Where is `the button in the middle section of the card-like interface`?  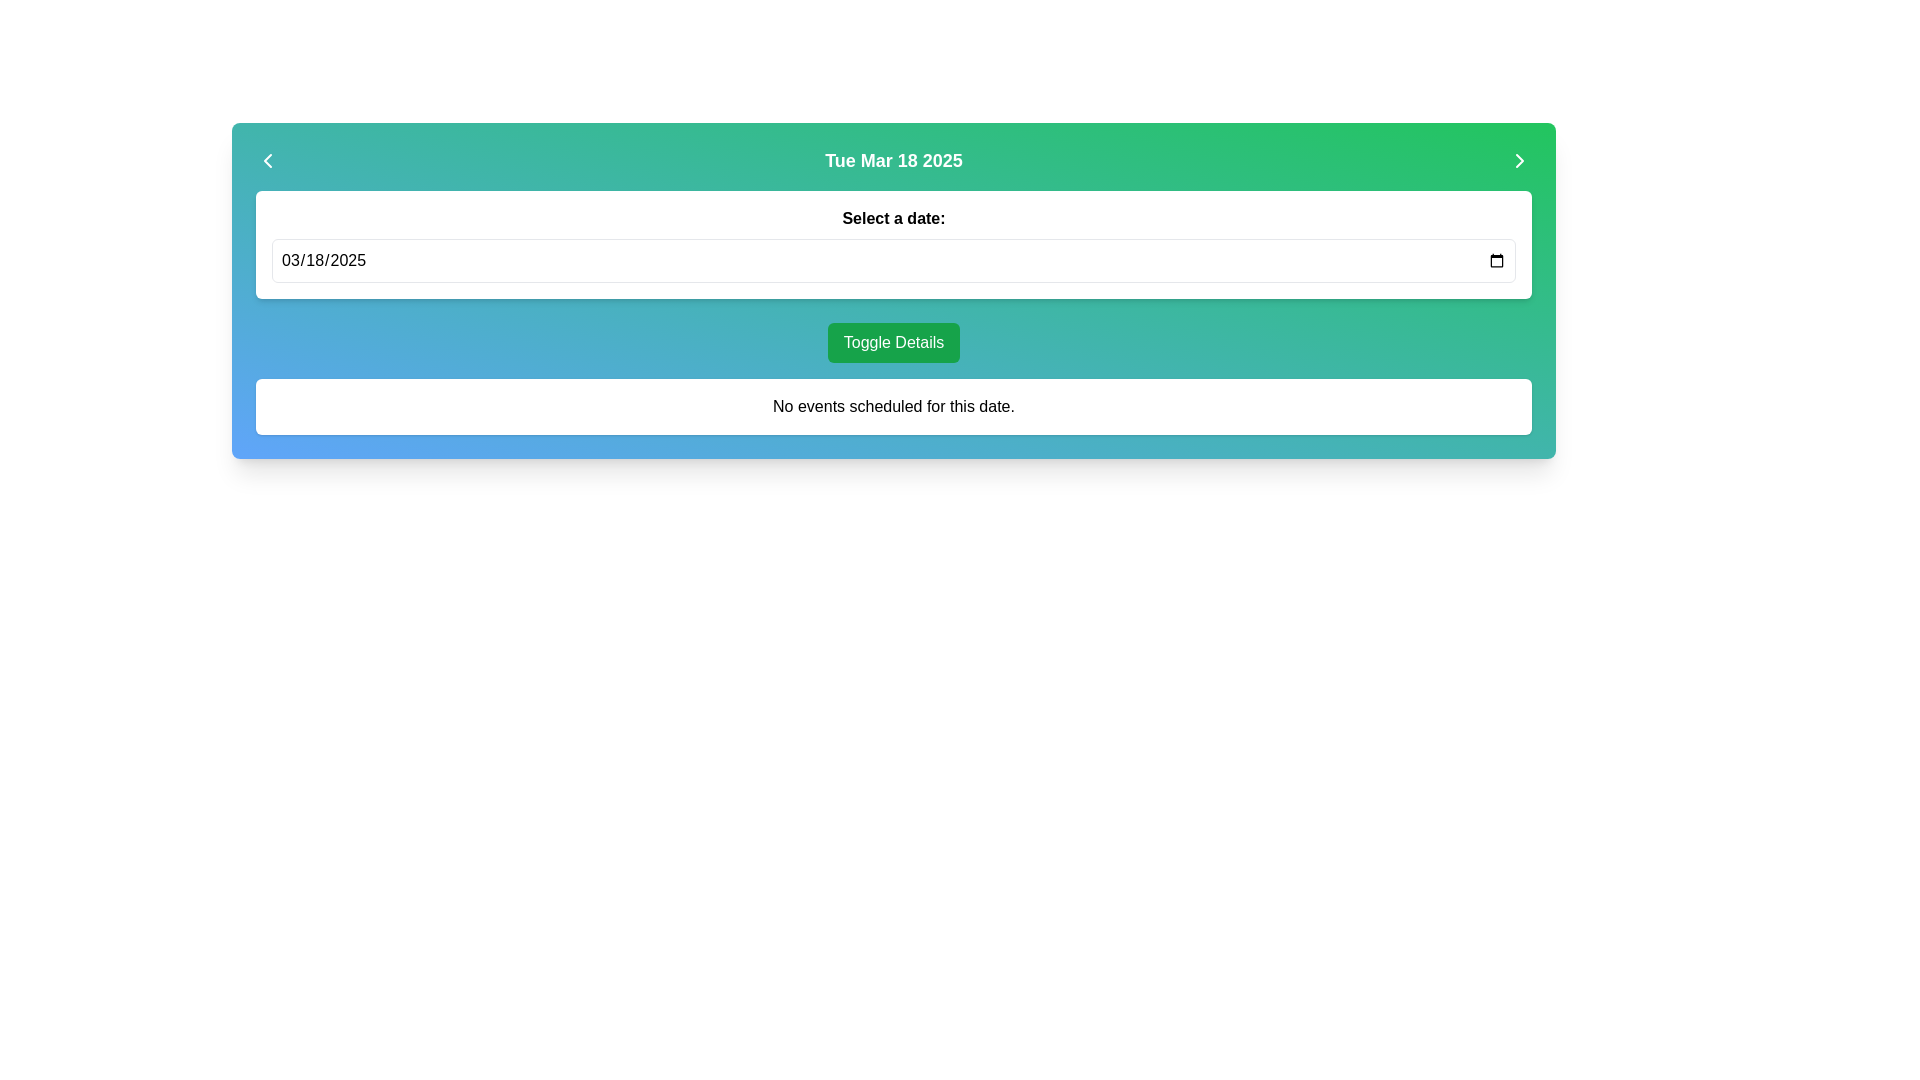
the button in the middle section of the card-like interface is located at coordinates (892, 342).